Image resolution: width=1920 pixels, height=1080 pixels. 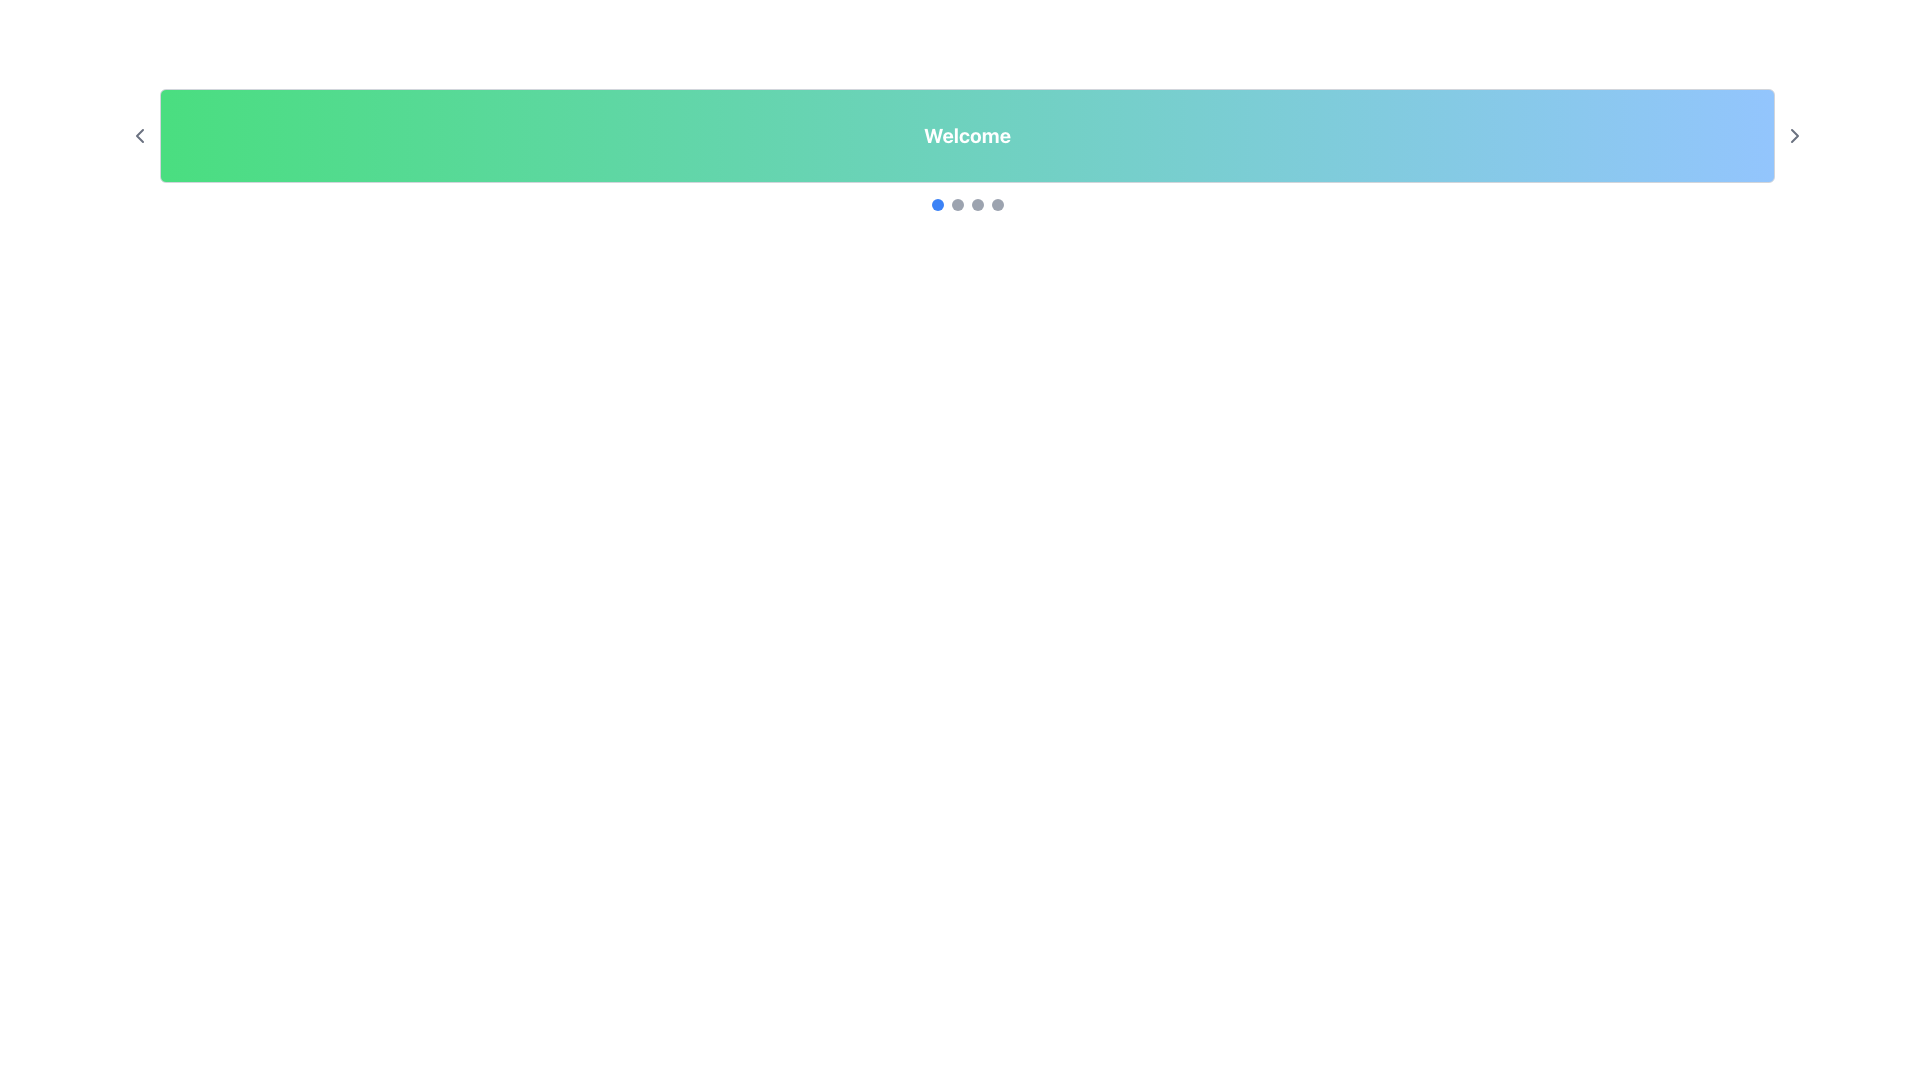 I want to click on the blue circle in the Carousel pagination indicator, so click(x=967, y=204).